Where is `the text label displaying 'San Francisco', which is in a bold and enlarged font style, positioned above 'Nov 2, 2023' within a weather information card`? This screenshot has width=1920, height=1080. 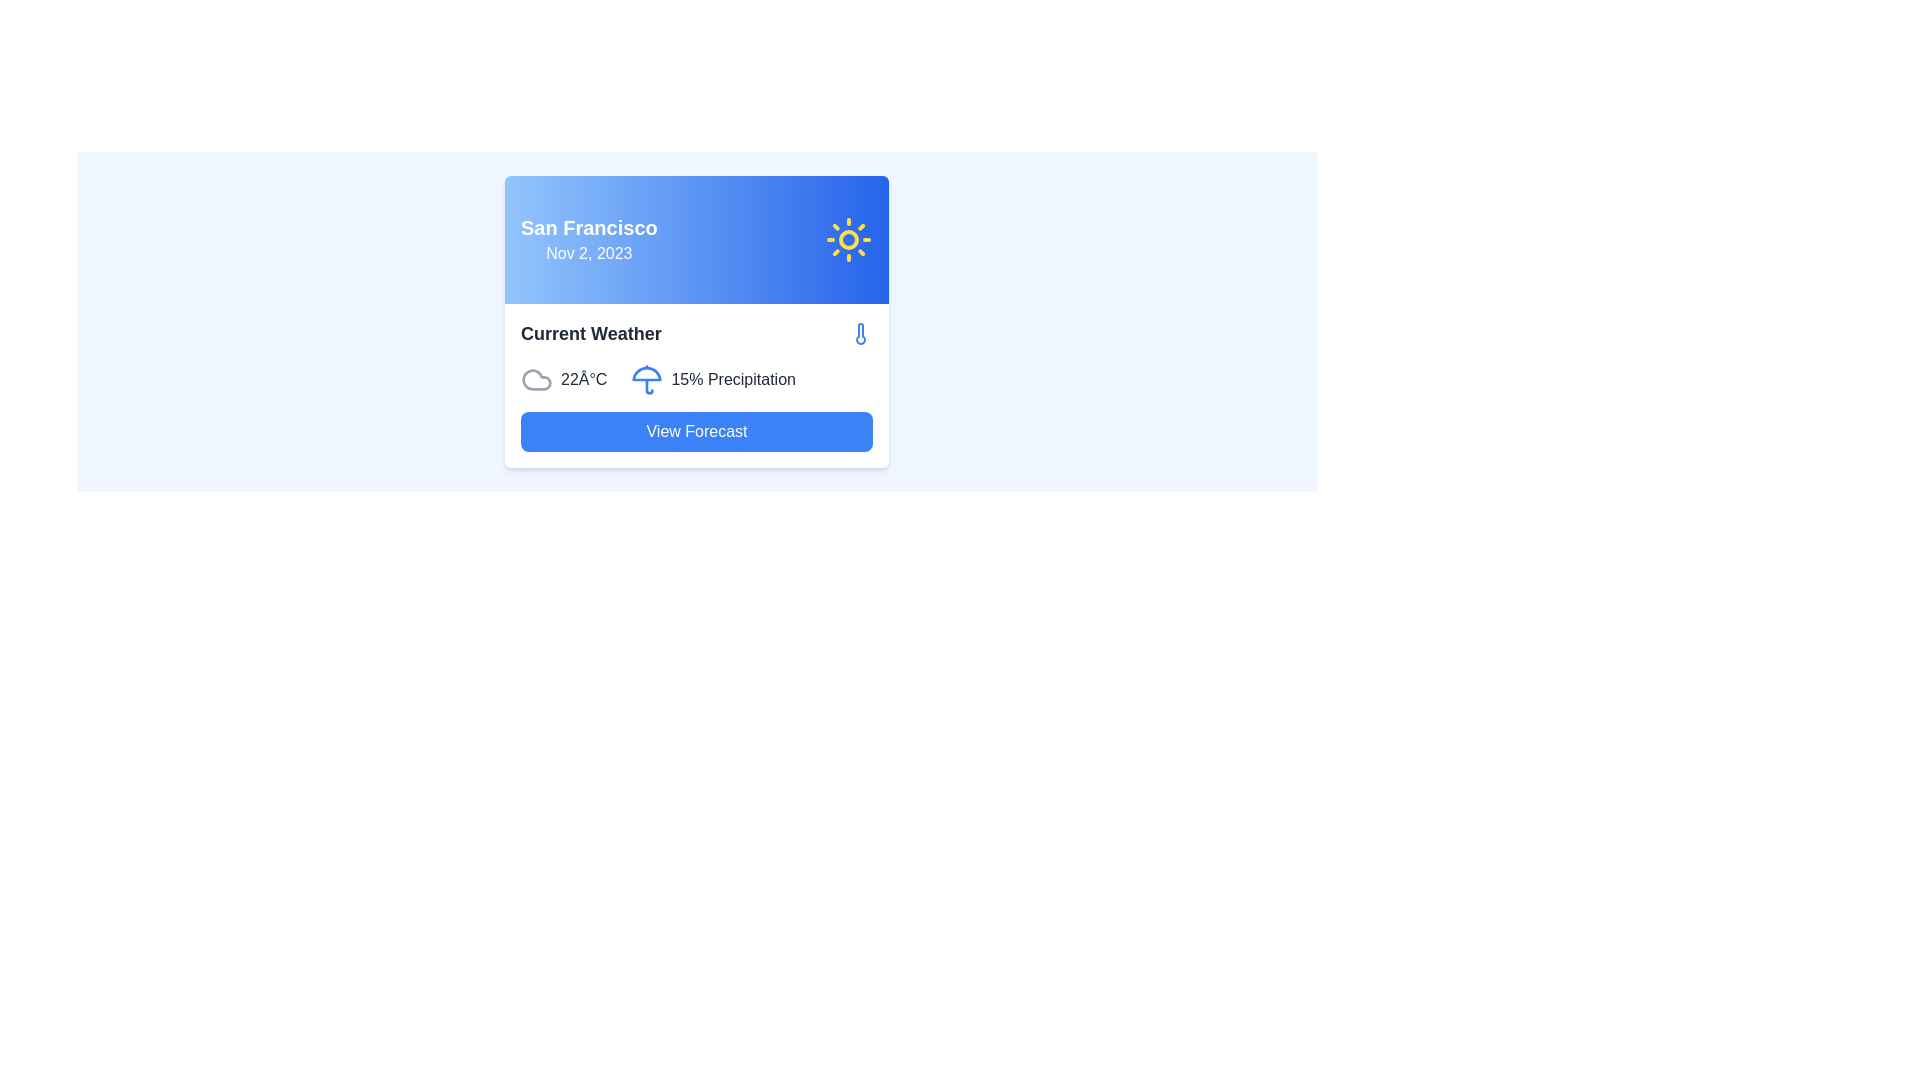 the text label displaying 'San Francisco', which is in a bold and enlarged font style, positioned above 'Nov 2, 2023' within a weather information card is located at coordinates (588, 226).